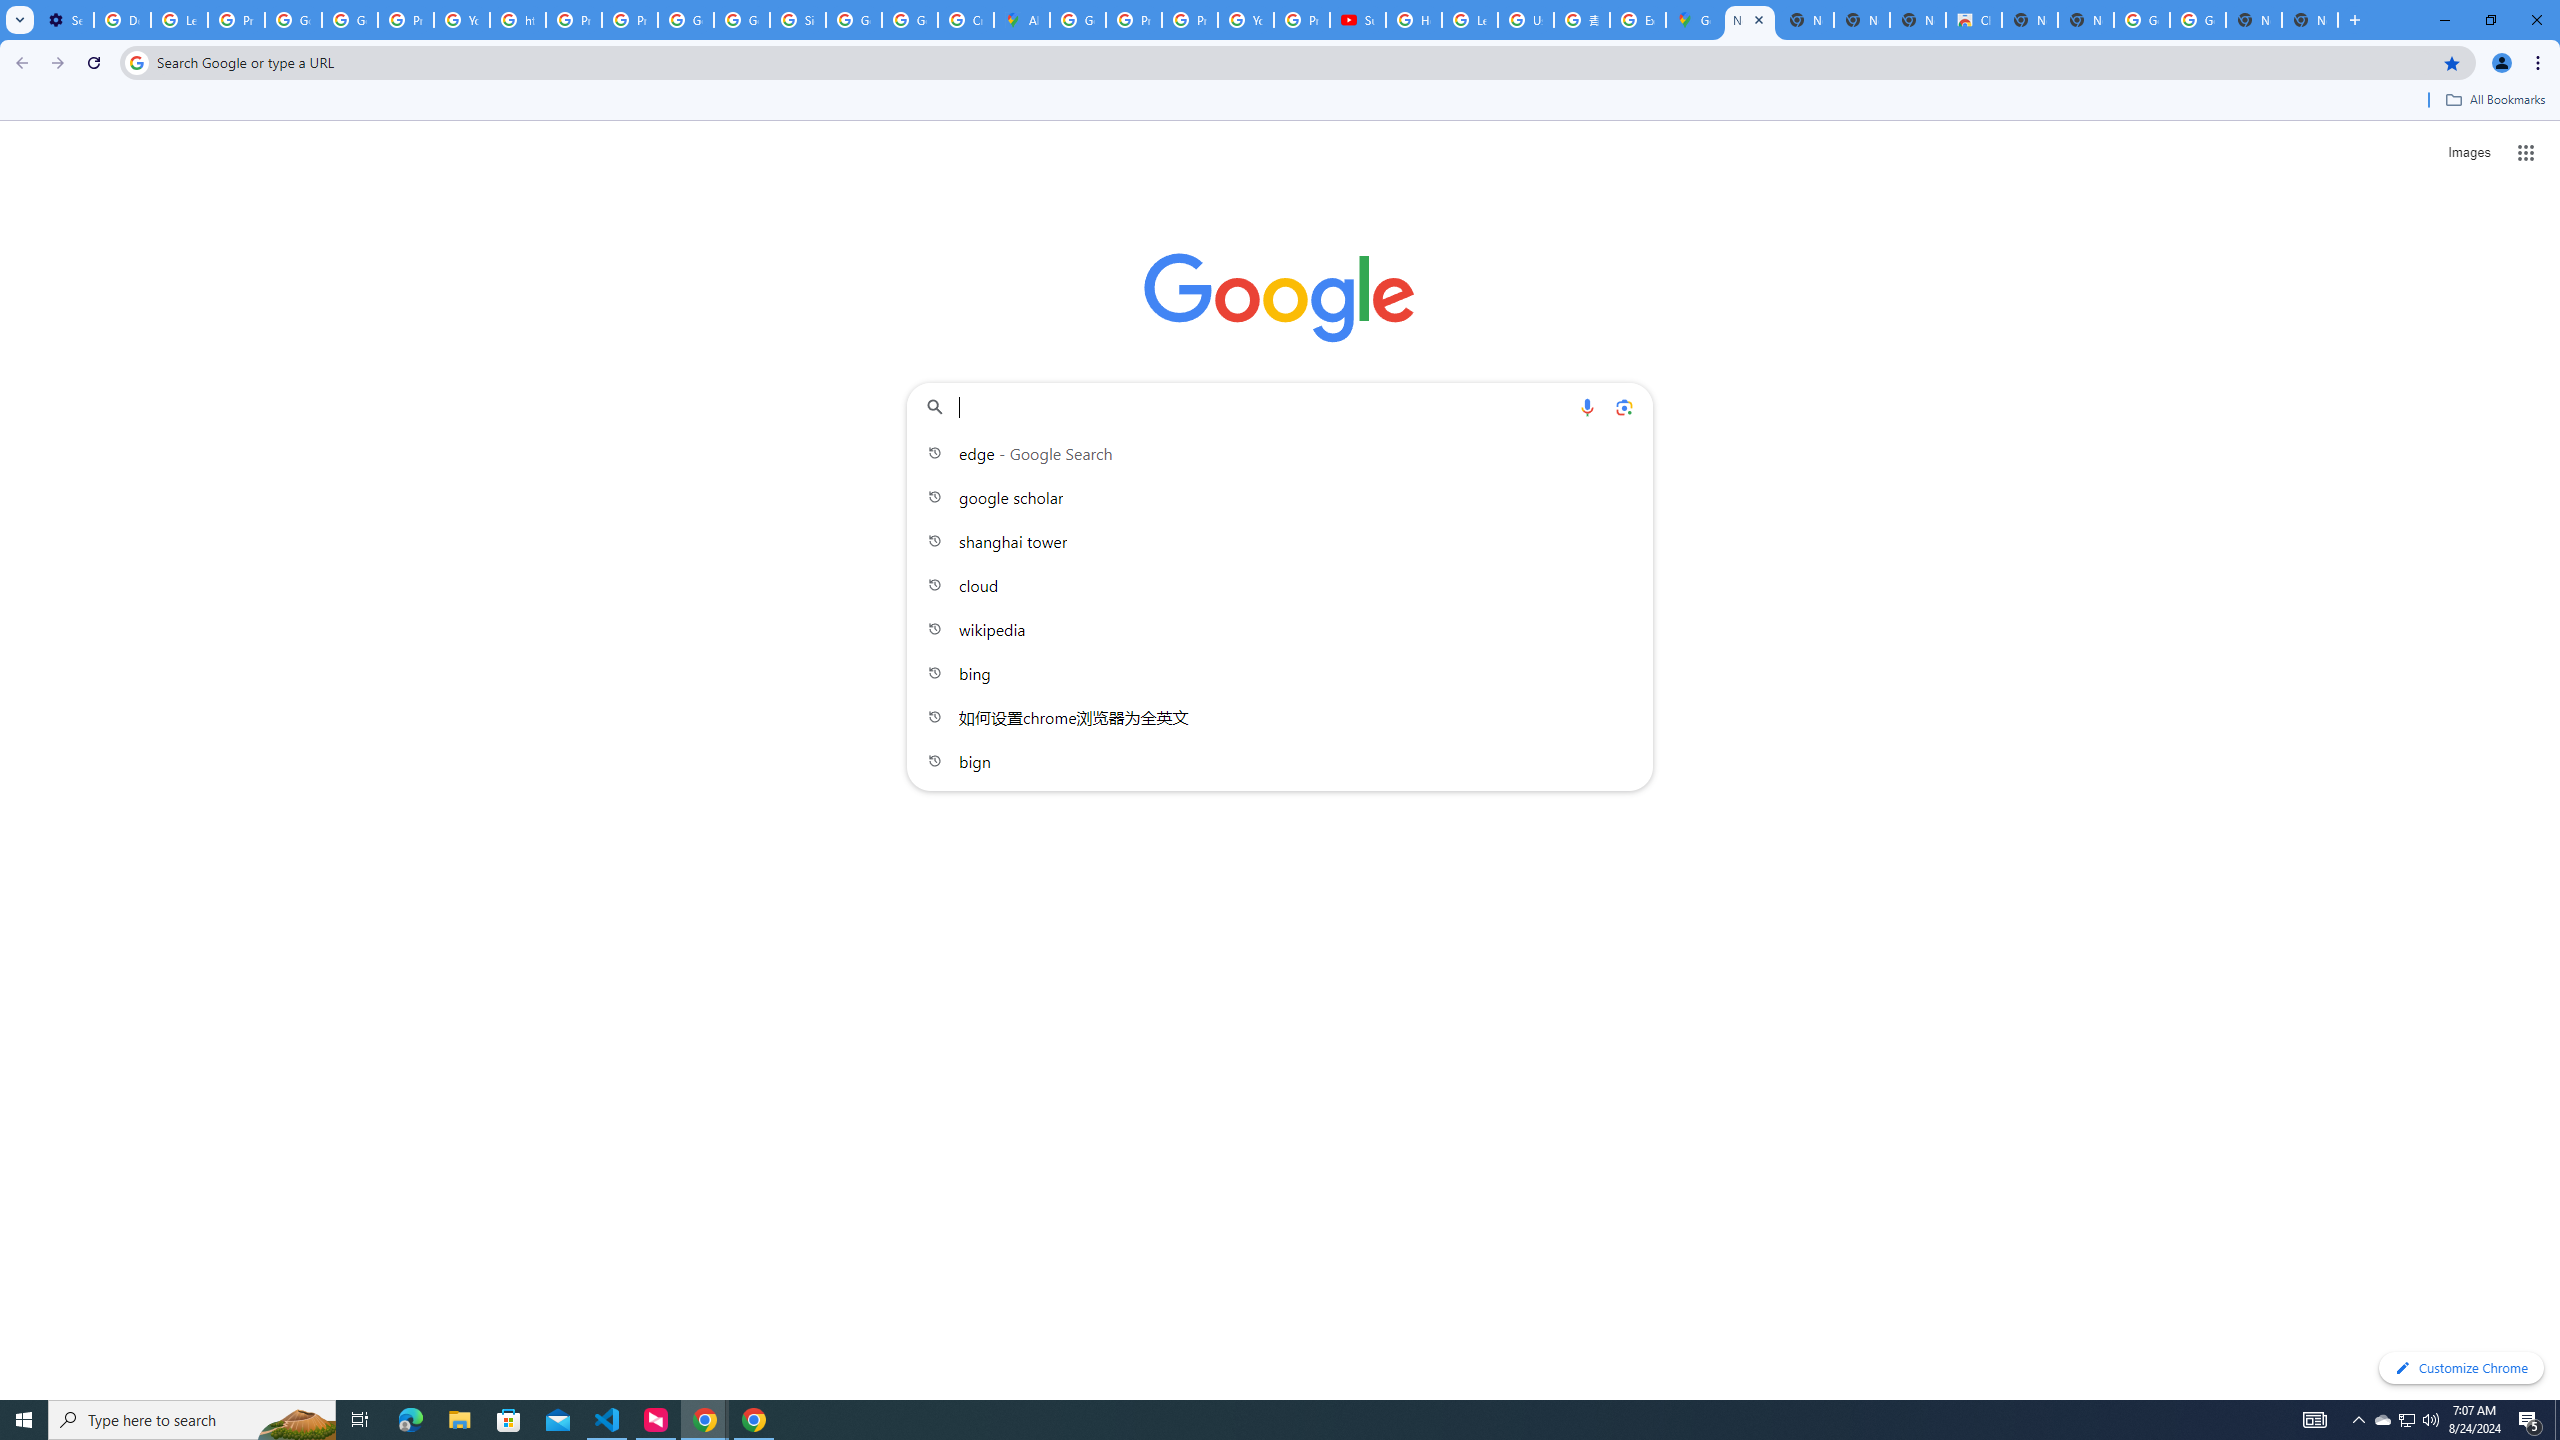  I want to click on 'Google Account Help', so click(348, 19).